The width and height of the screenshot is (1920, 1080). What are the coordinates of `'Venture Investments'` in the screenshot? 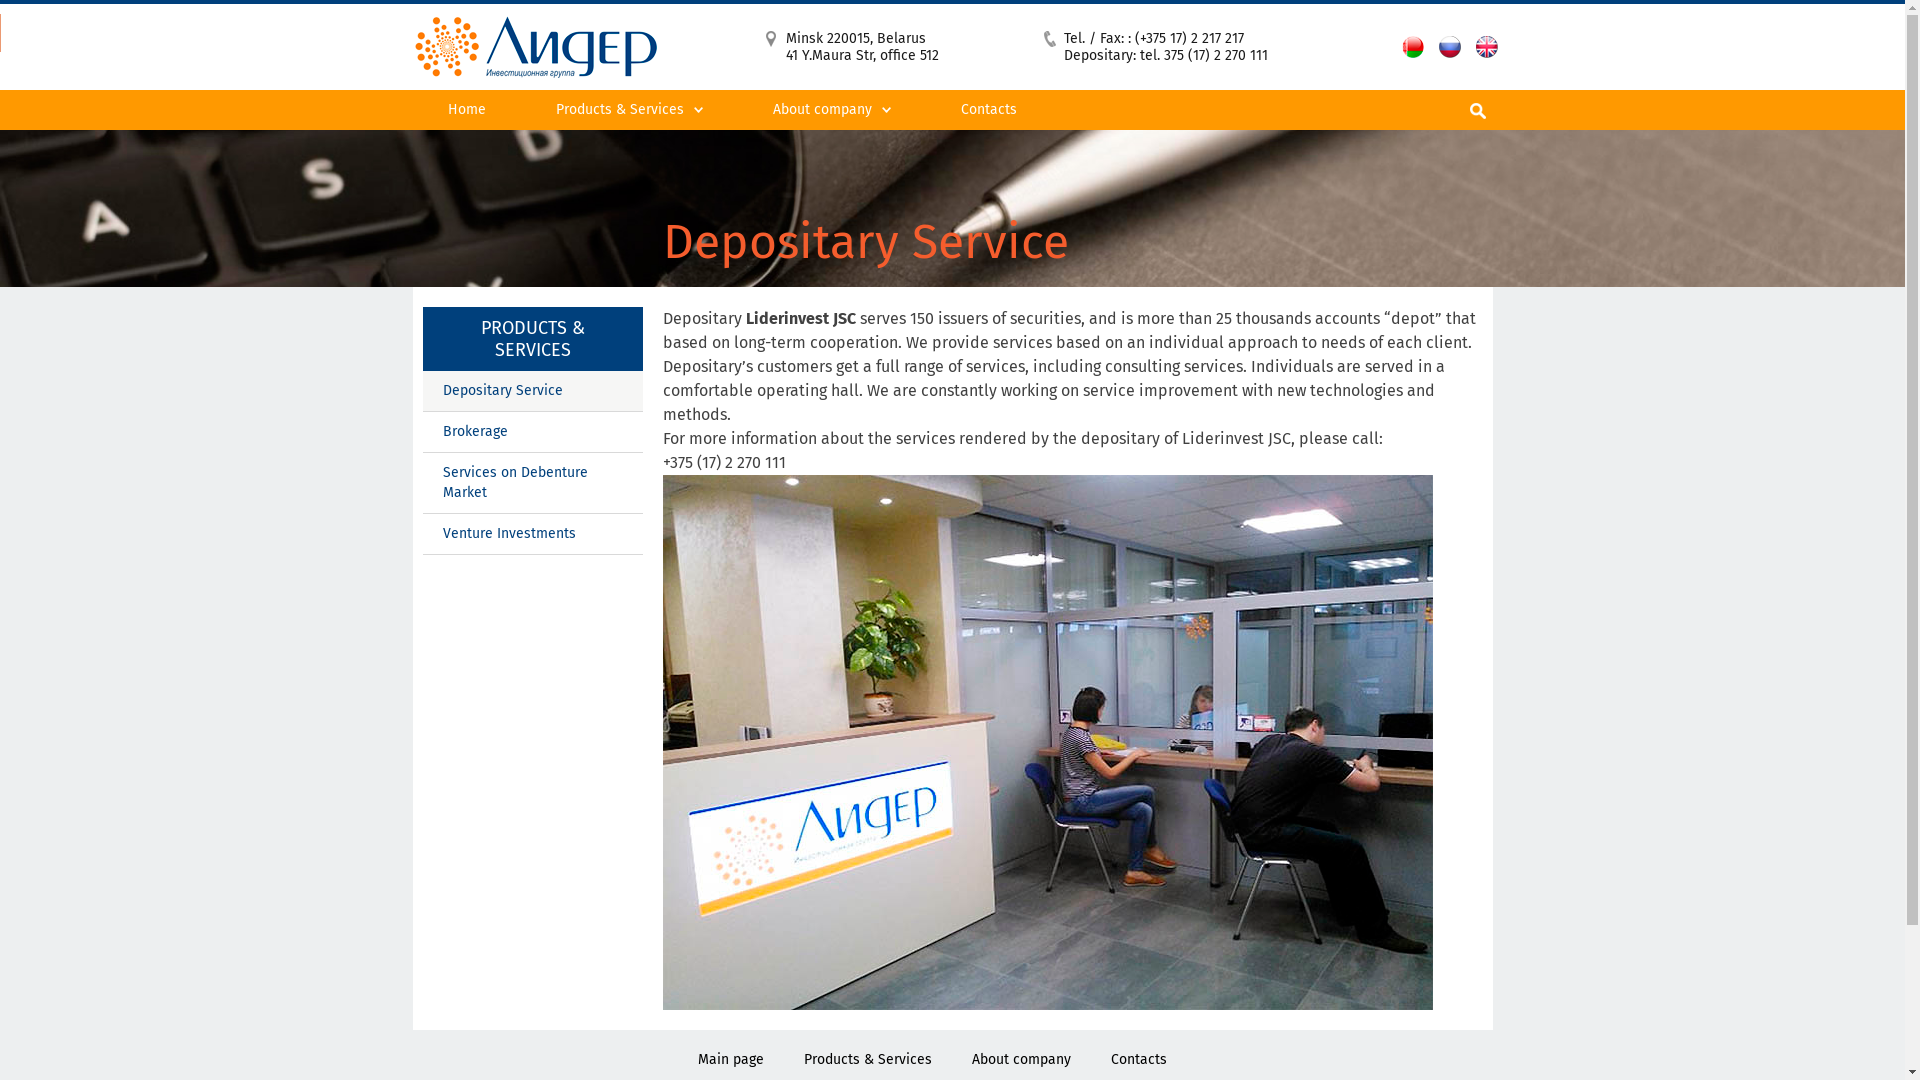 It's located at (532, 533).